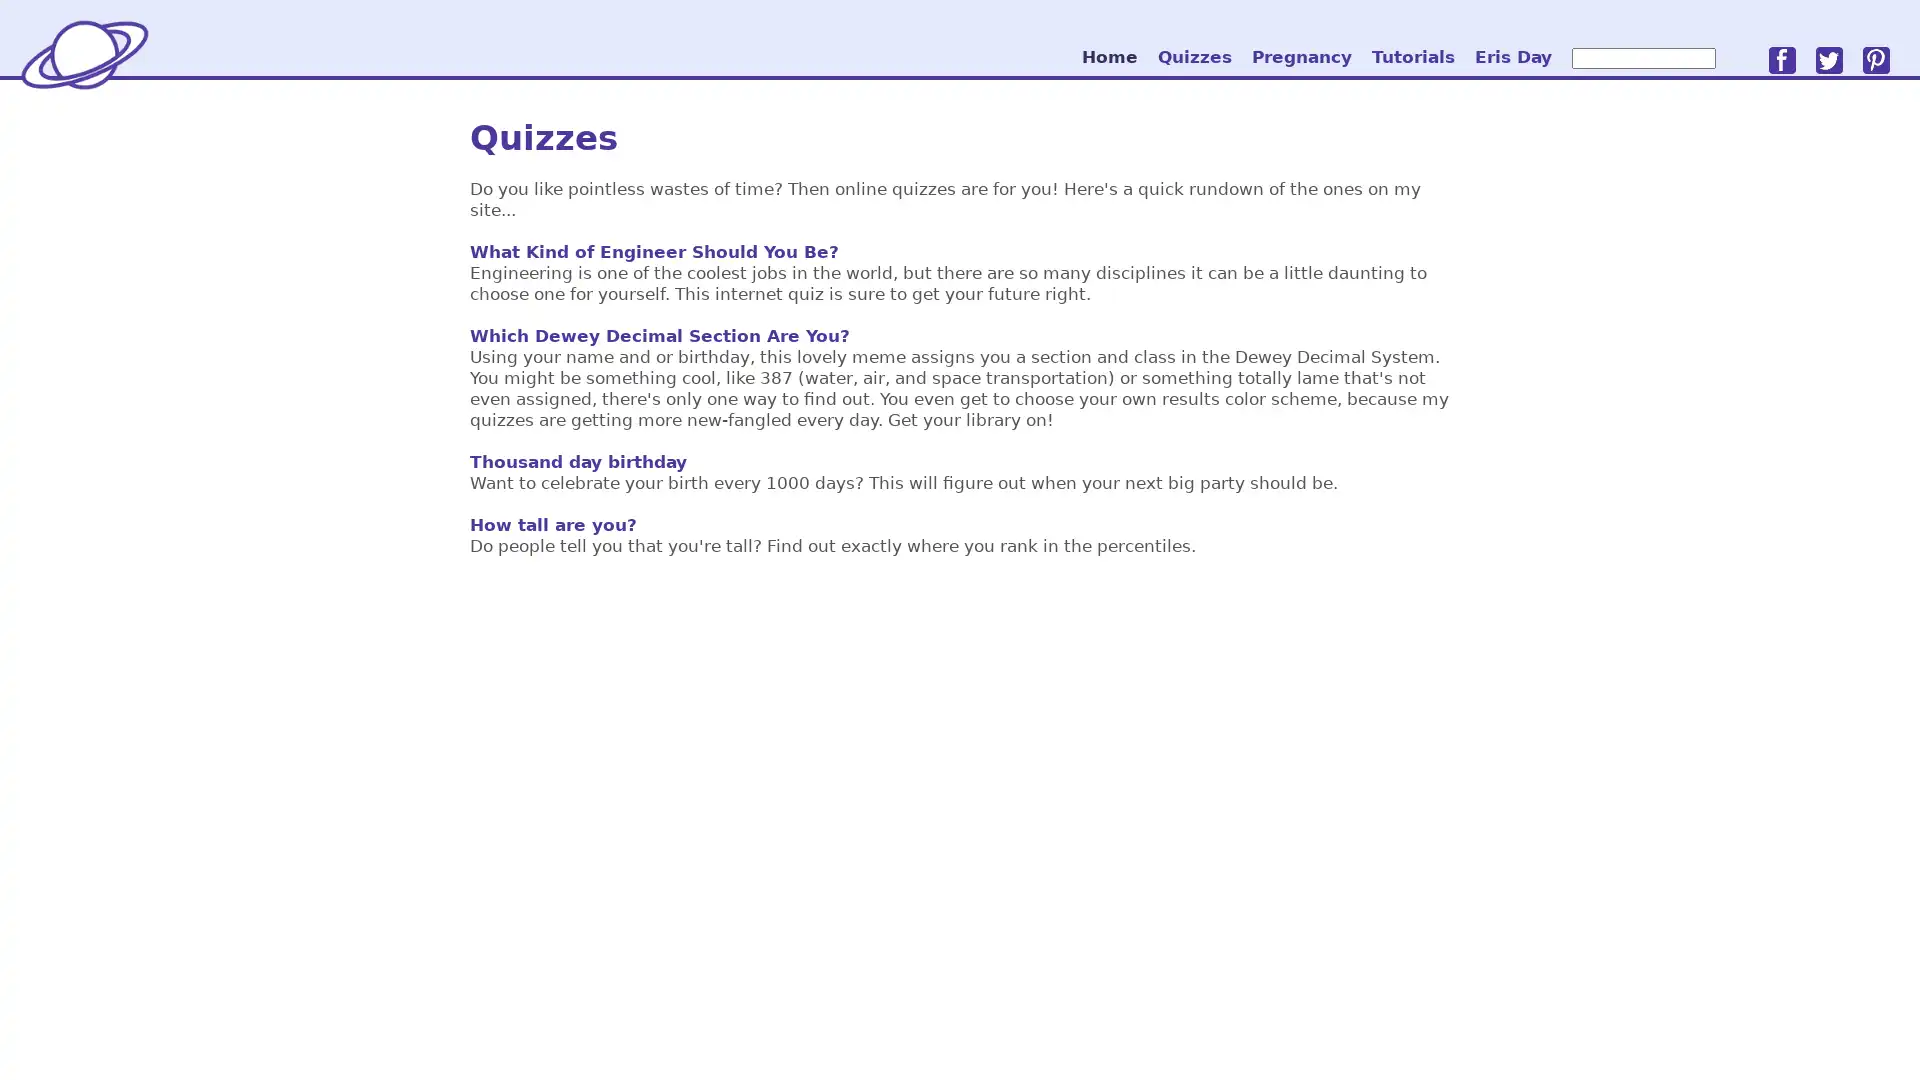 The width and height of the screenshot is (1920, 1080). Describe the element at coordinates (1733, 56) in the screenshot. I see `go` at that location.